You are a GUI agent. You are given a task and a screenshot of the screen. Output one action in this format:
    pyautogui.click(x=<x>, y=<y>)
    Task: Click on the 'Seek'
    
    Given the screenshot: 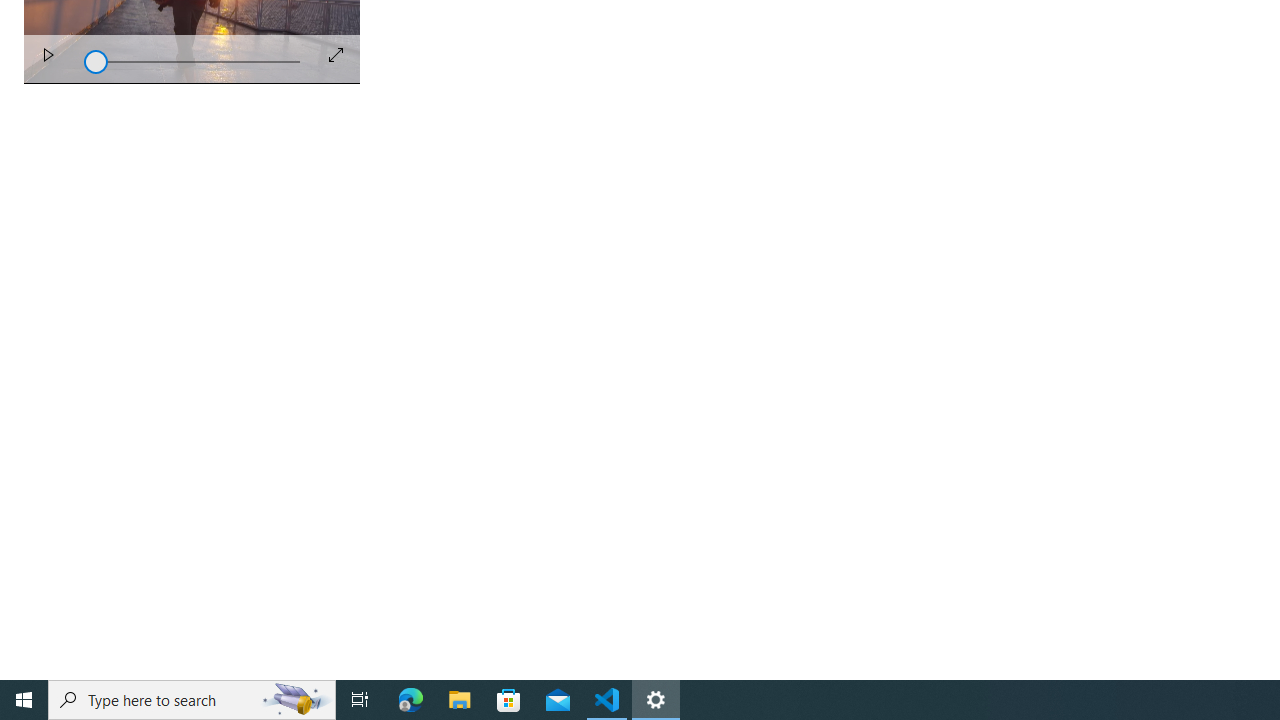 What is the action you would take?
    pyautogui.click(x=192, y=58)
    